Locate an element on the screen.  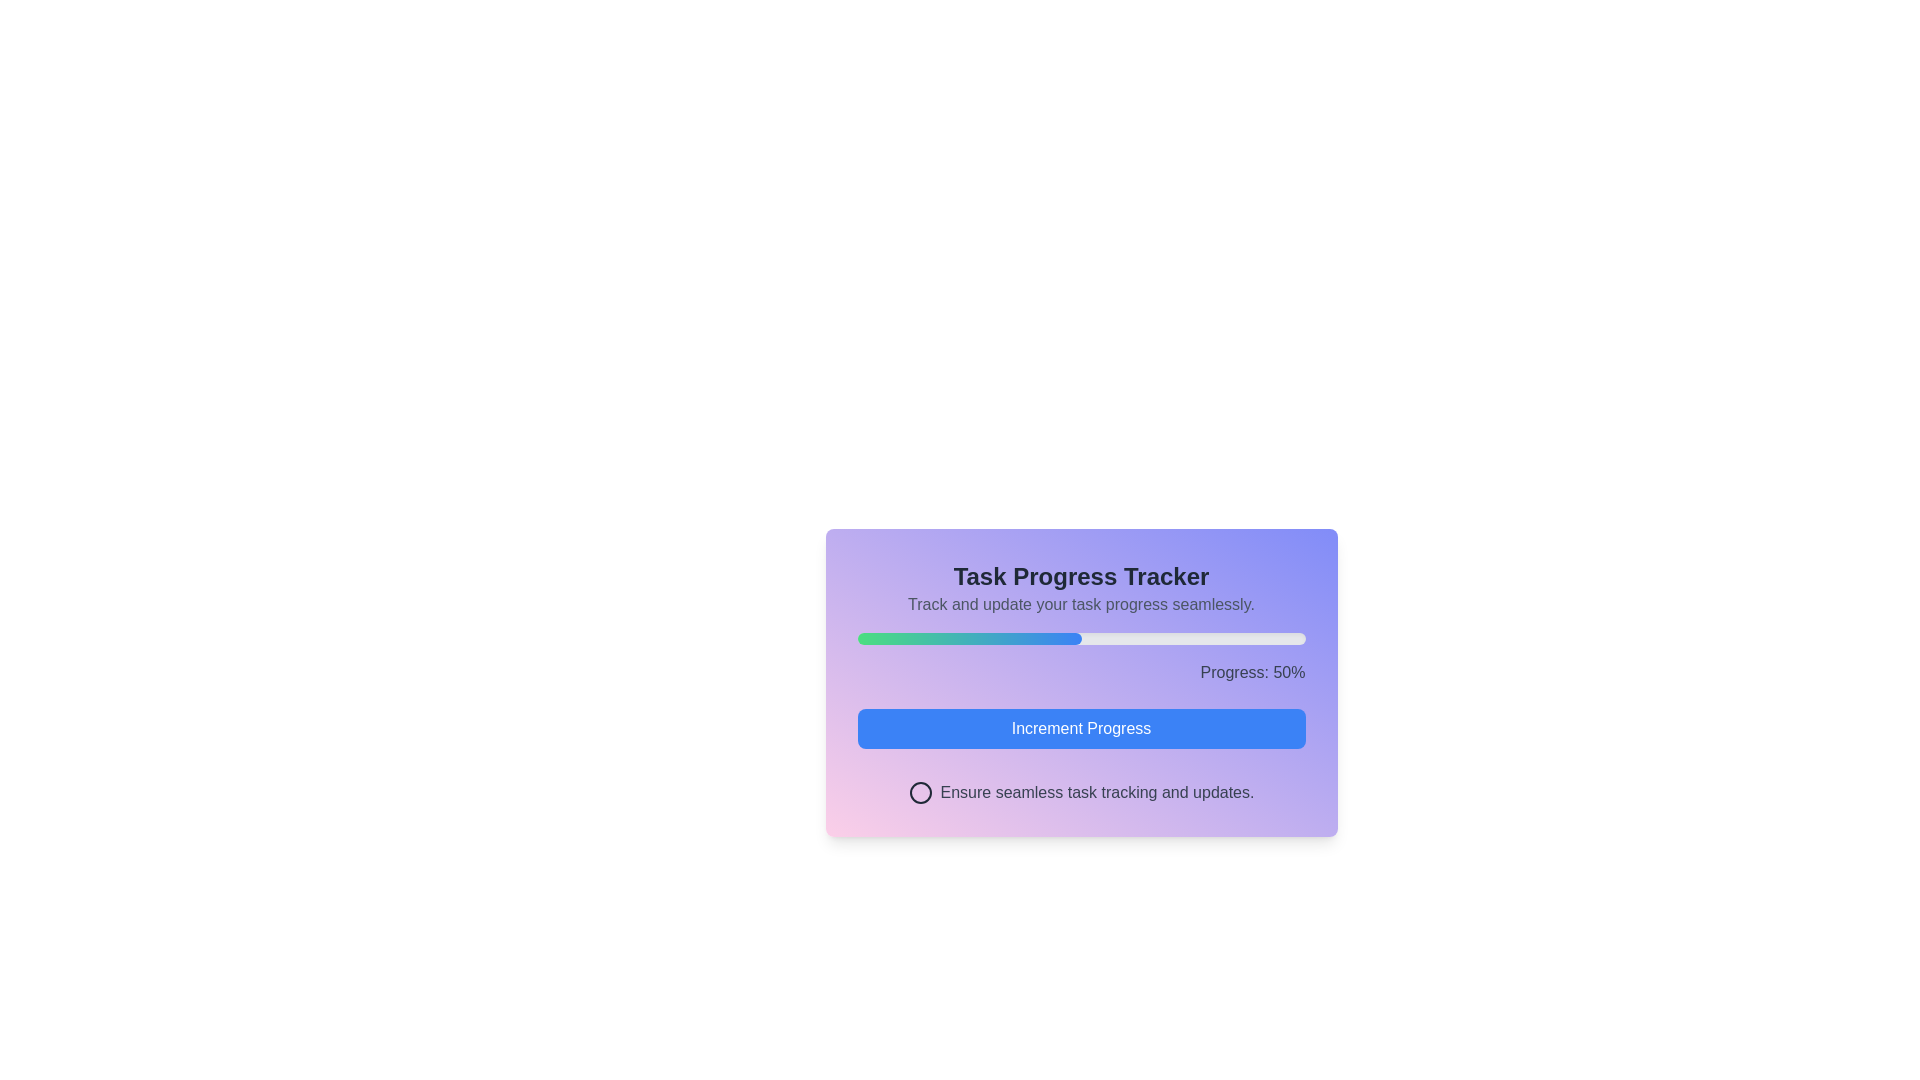
the main header text that indicates task progress tracking, located at the center of a card component is located at coordinates (1080, 577).